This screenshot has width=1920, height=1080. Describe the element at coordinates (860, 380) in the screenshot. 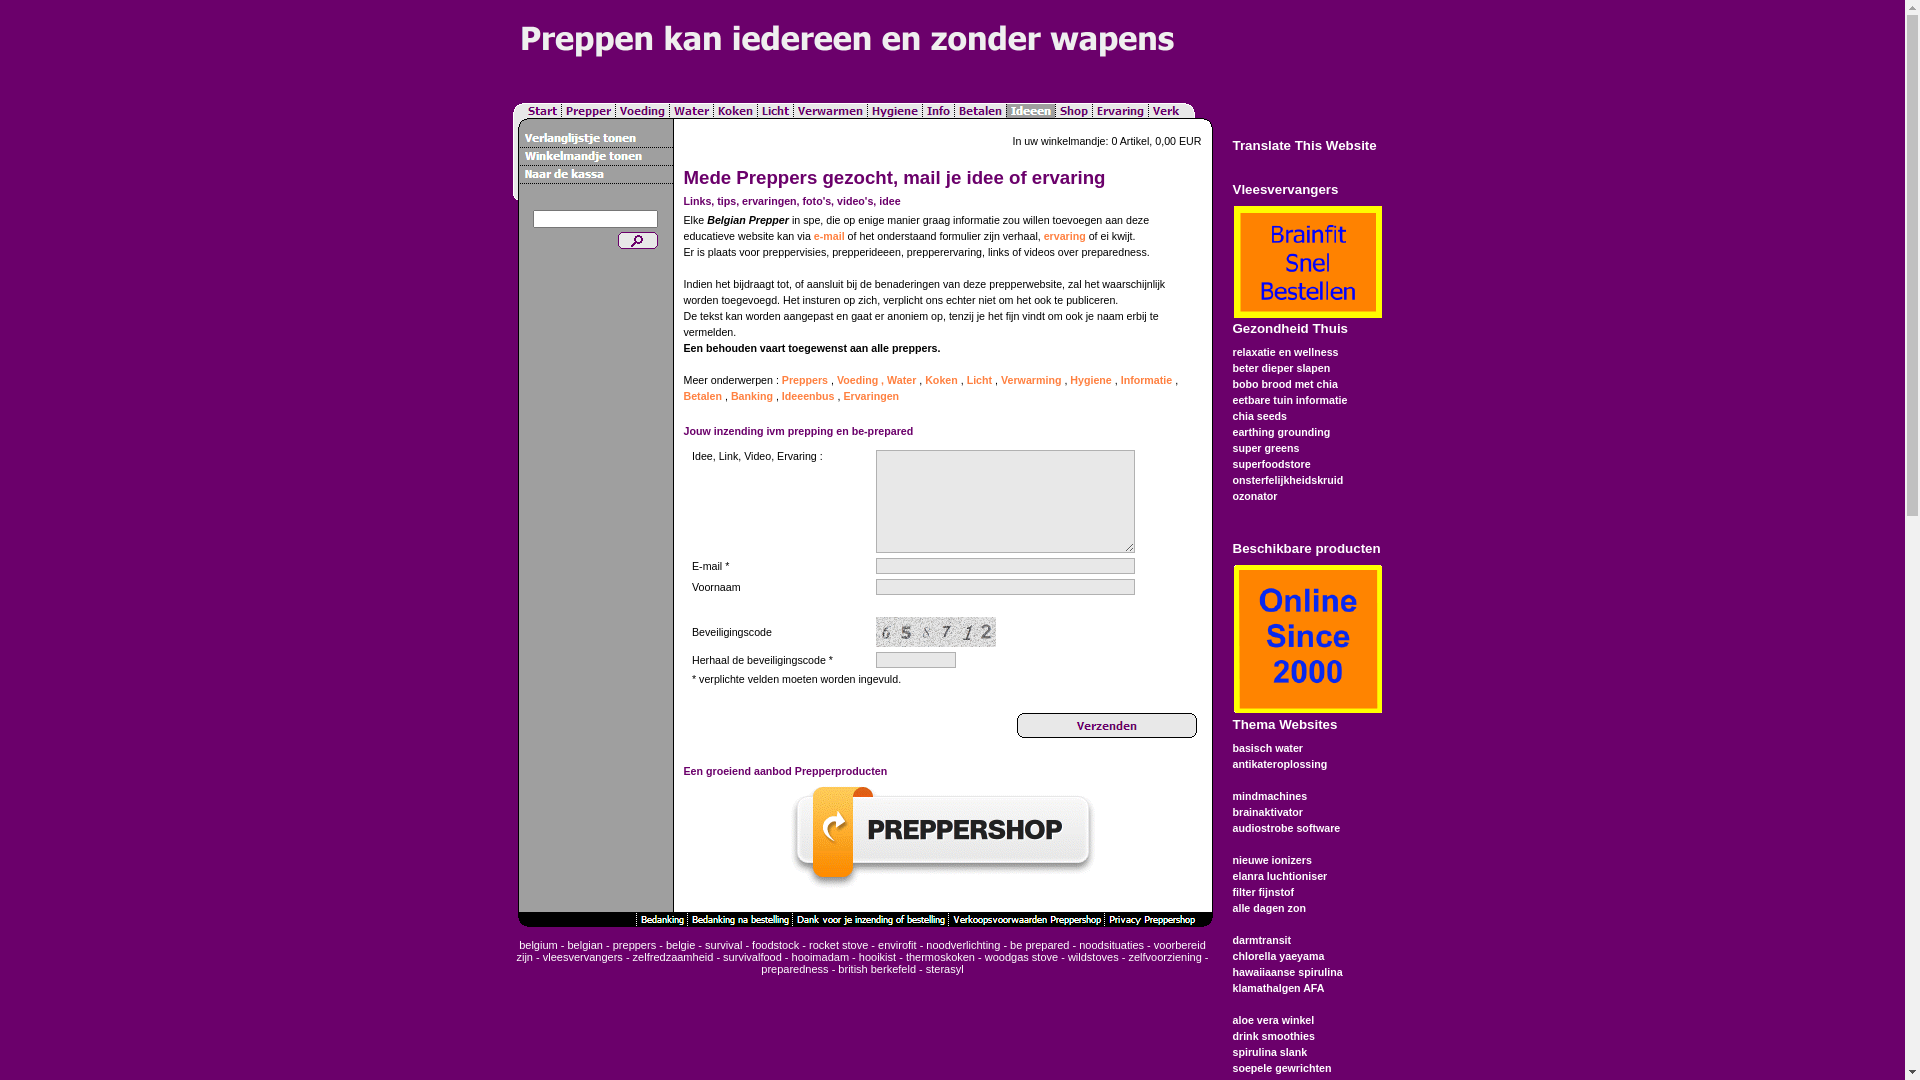

I see `'Voeding ,'` at that location.